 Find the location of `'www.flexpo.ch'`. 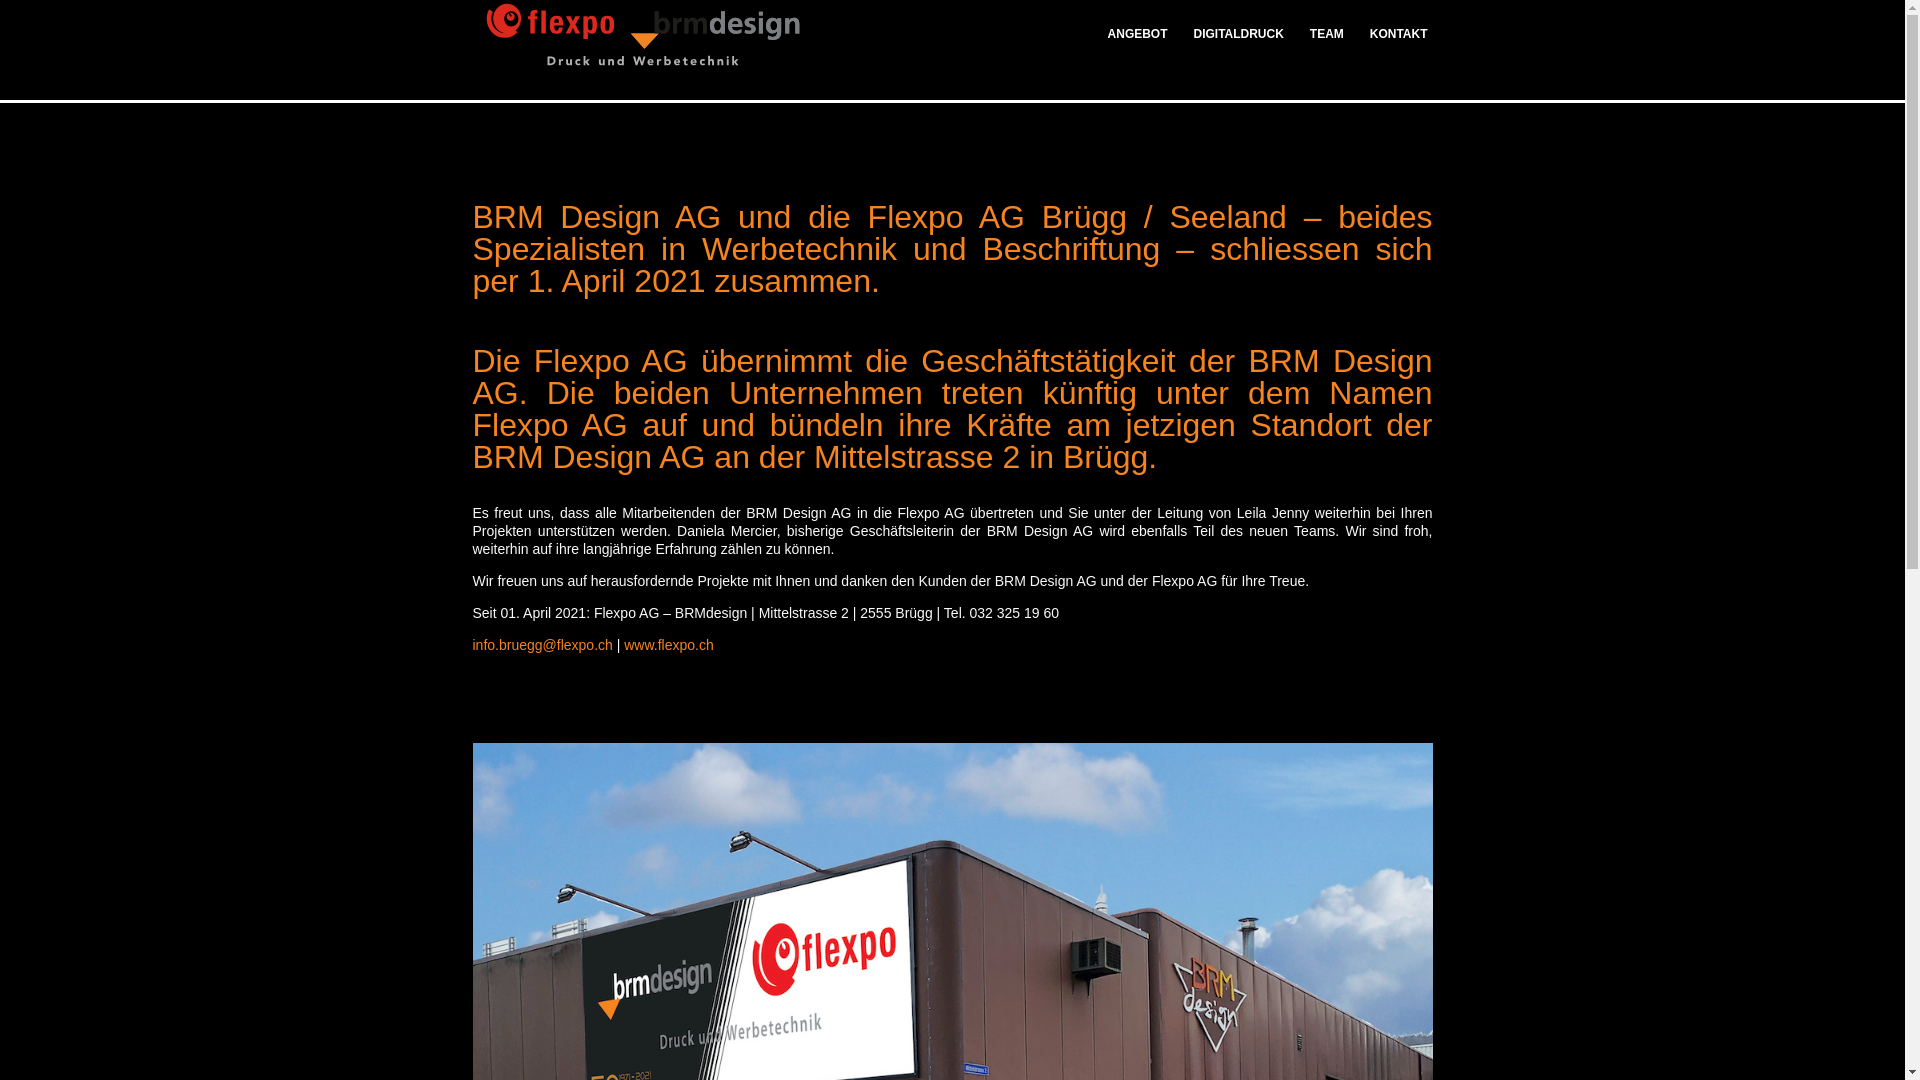

'www.flexpo.ch' is located at coordinates (668, 644).